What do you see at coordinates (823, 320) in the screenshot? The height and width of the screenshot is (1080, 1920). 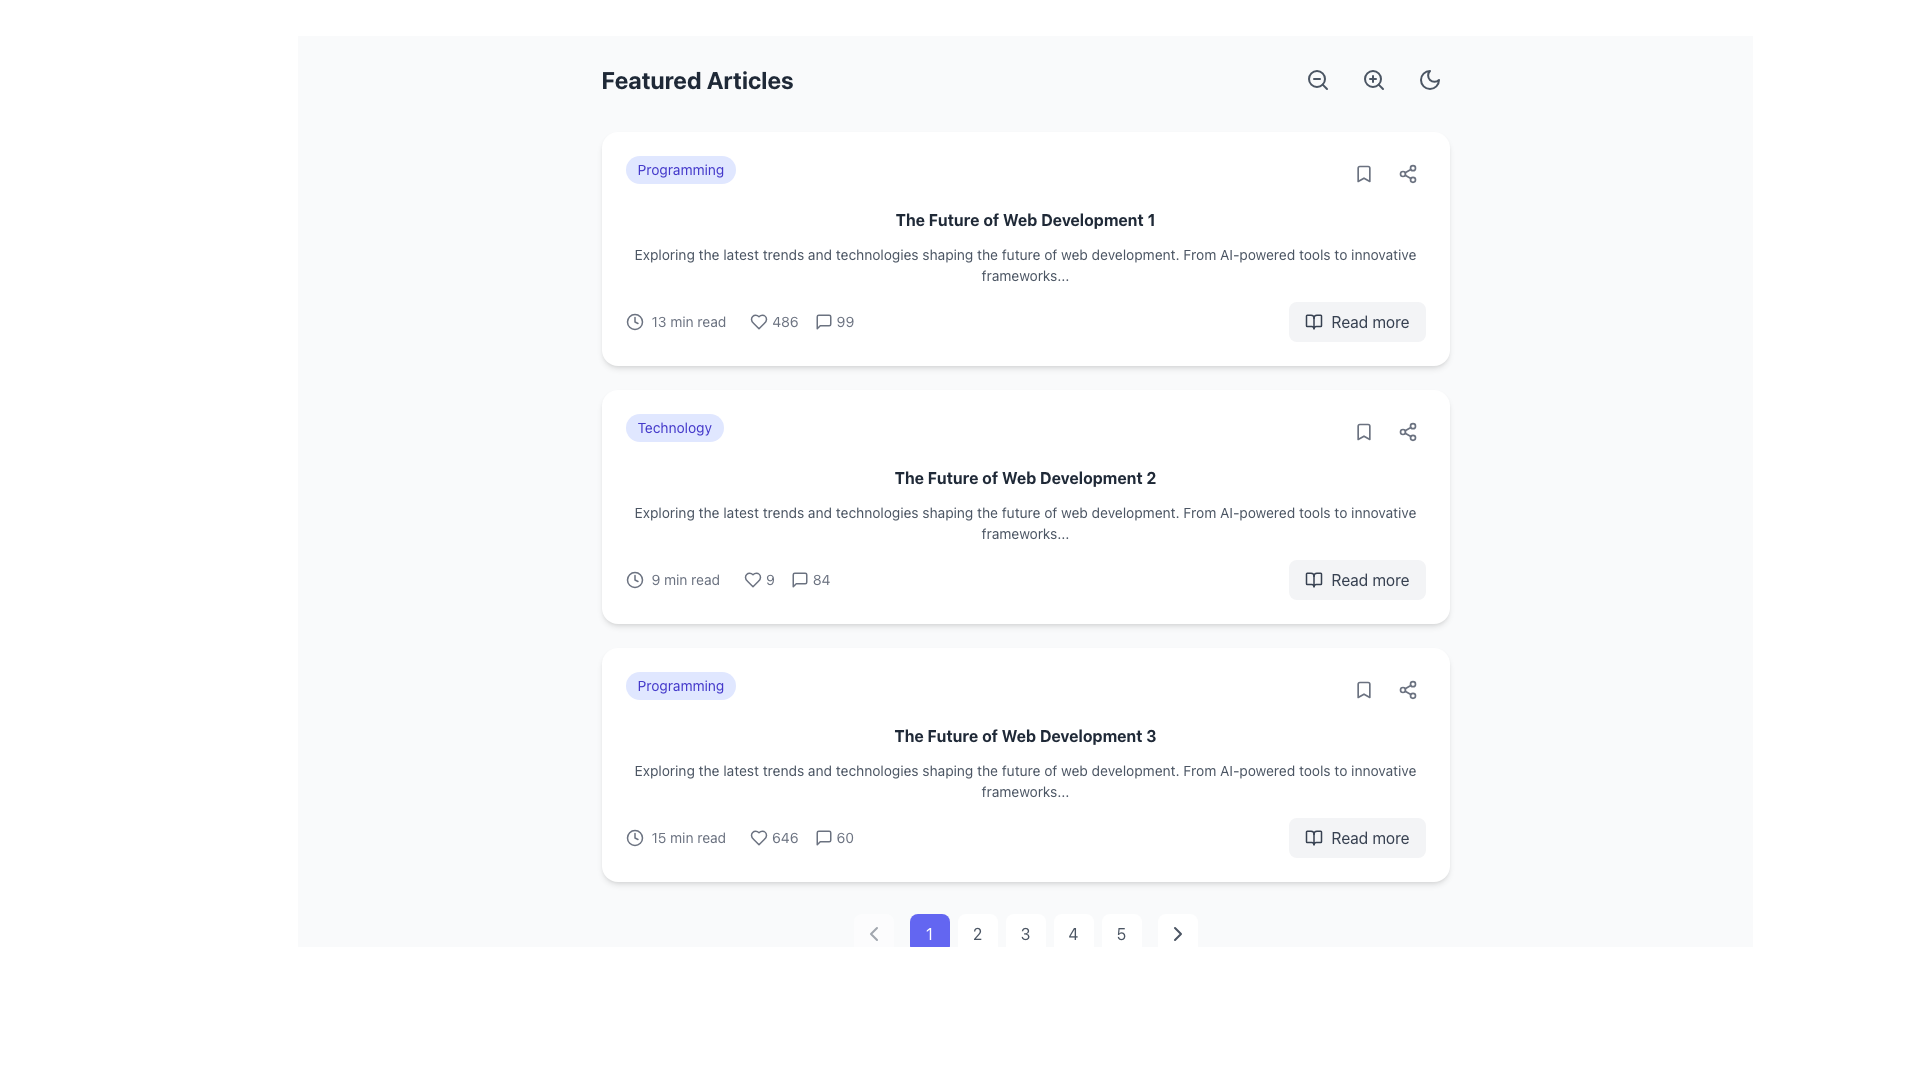 I see `the small speech bubble icon with a gray outline located to the right of the numerical text '99' in the article card titled 'The Future of Web Development 1'` at bounding box center [823, 320].